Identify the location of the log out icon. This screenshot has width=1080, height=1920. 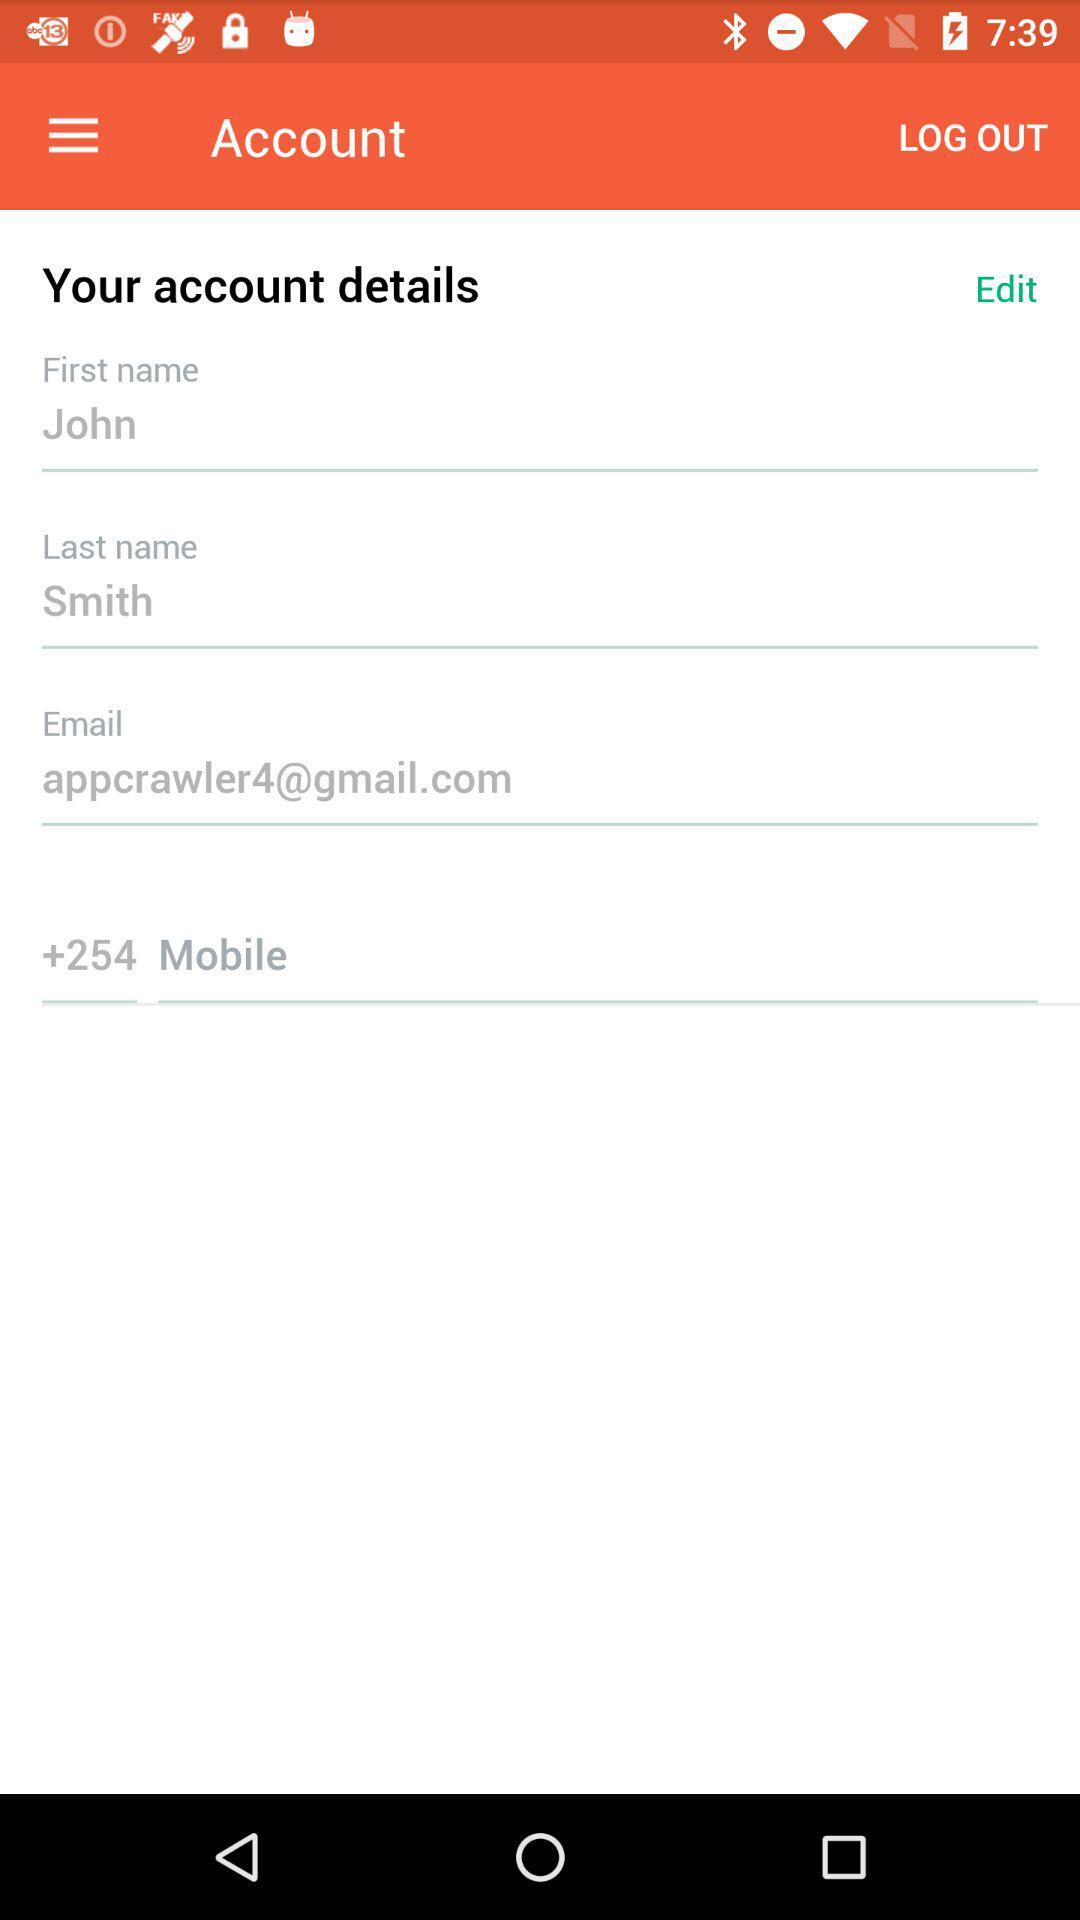
(972, 135).